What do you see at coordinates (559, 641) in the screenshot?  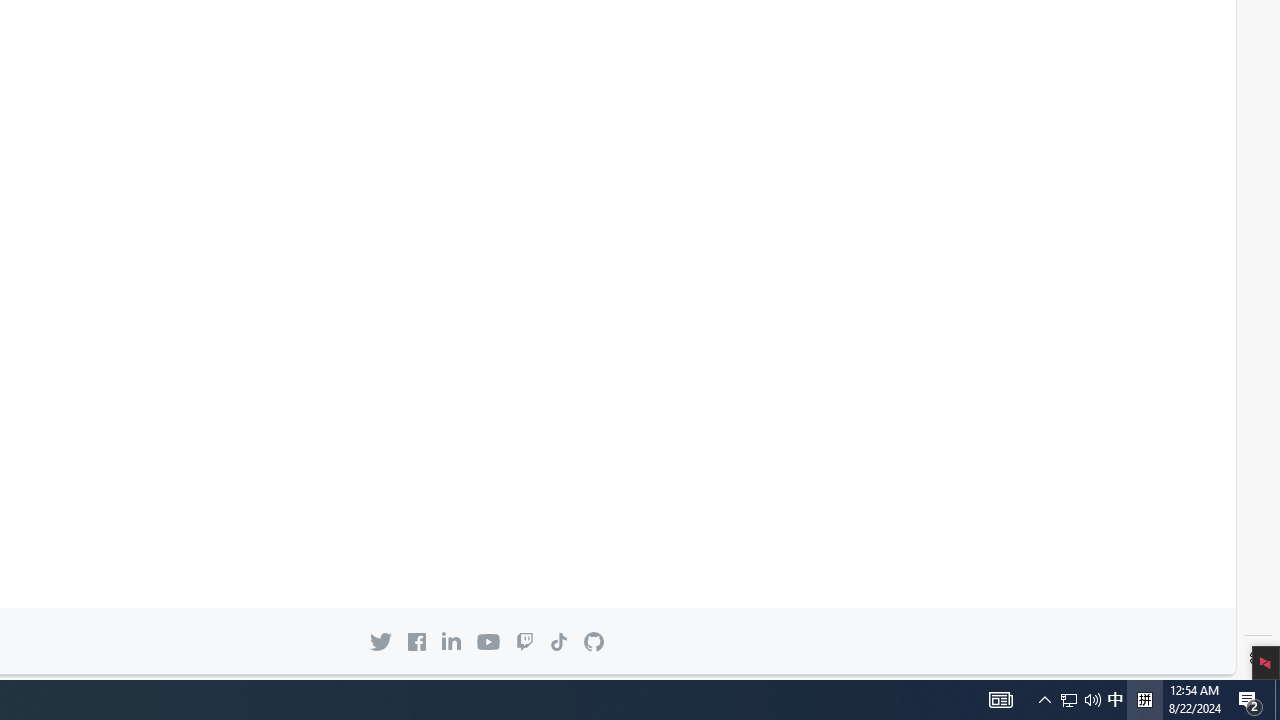 I see `'TikTok icon'` at bounding box center [559, 641].